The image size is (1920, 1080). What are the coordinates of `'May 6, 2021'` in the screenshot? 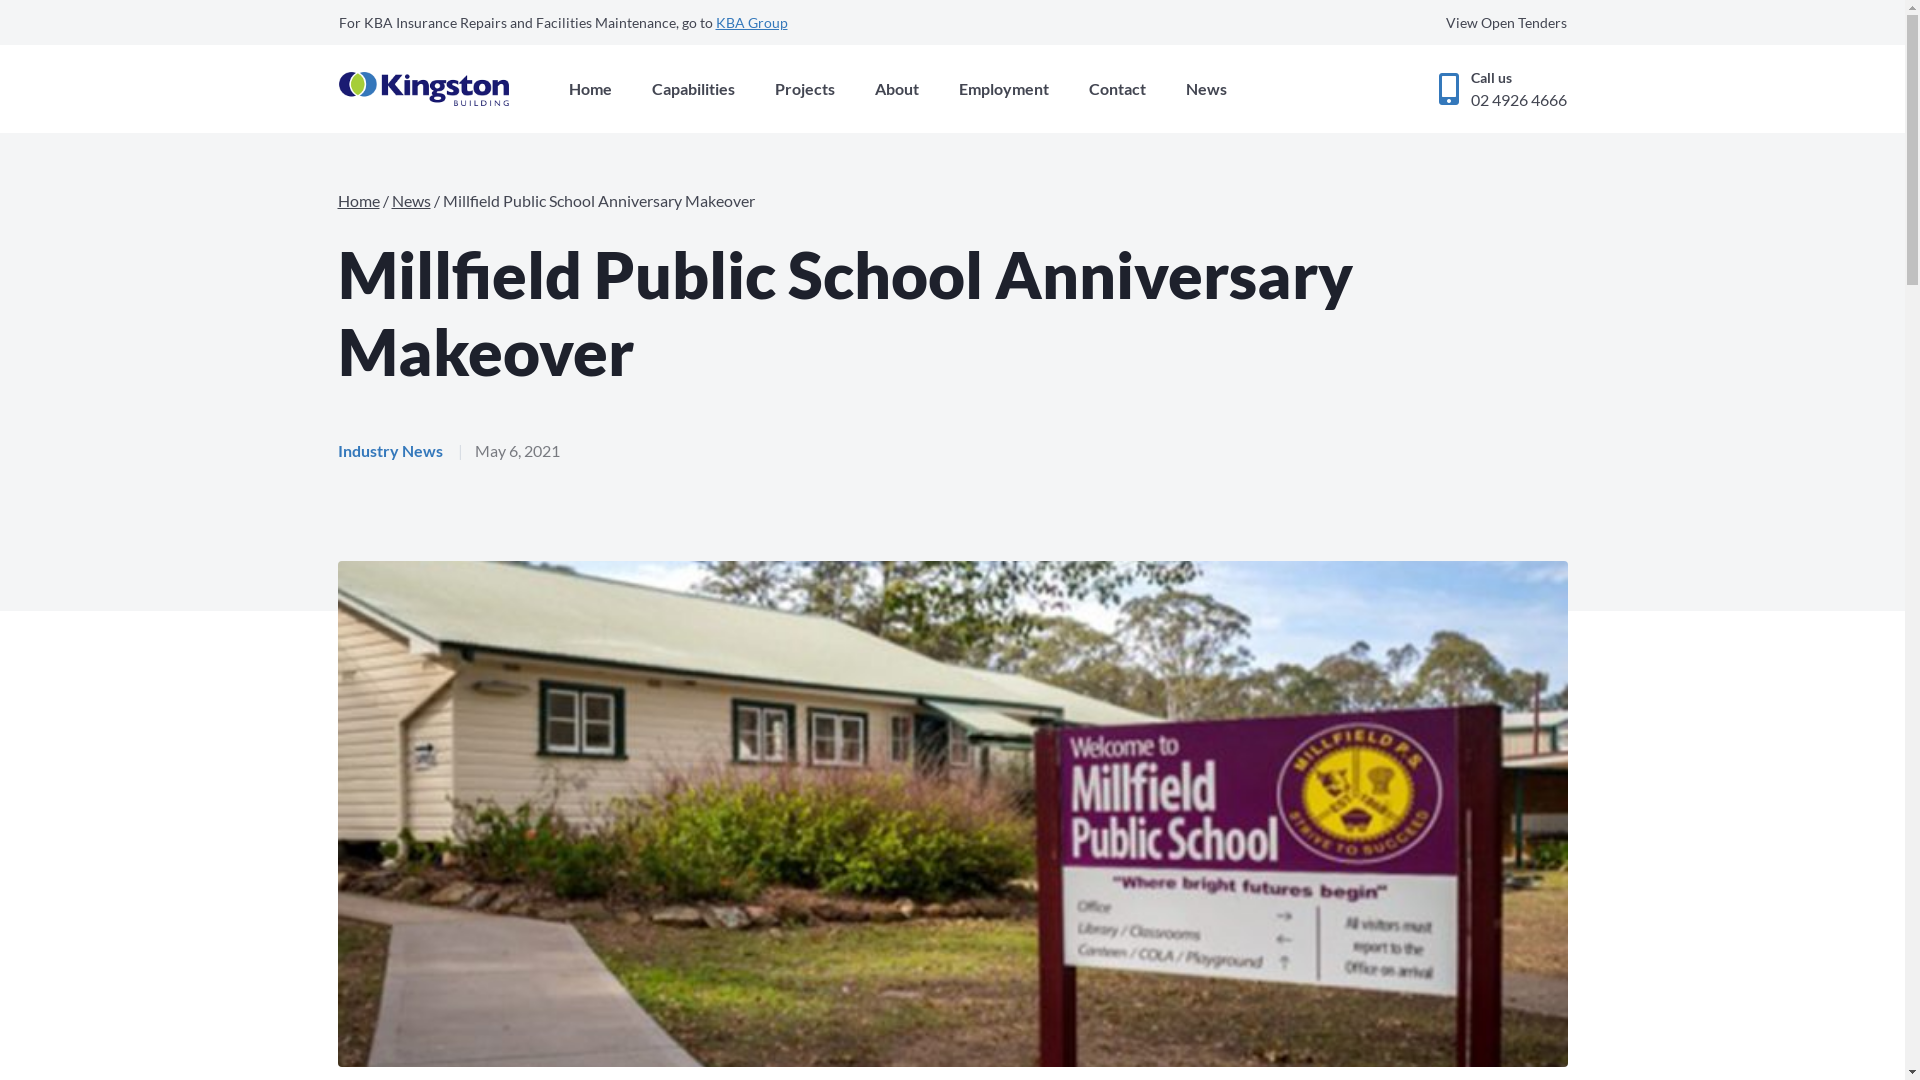 It's located at (516, 451).